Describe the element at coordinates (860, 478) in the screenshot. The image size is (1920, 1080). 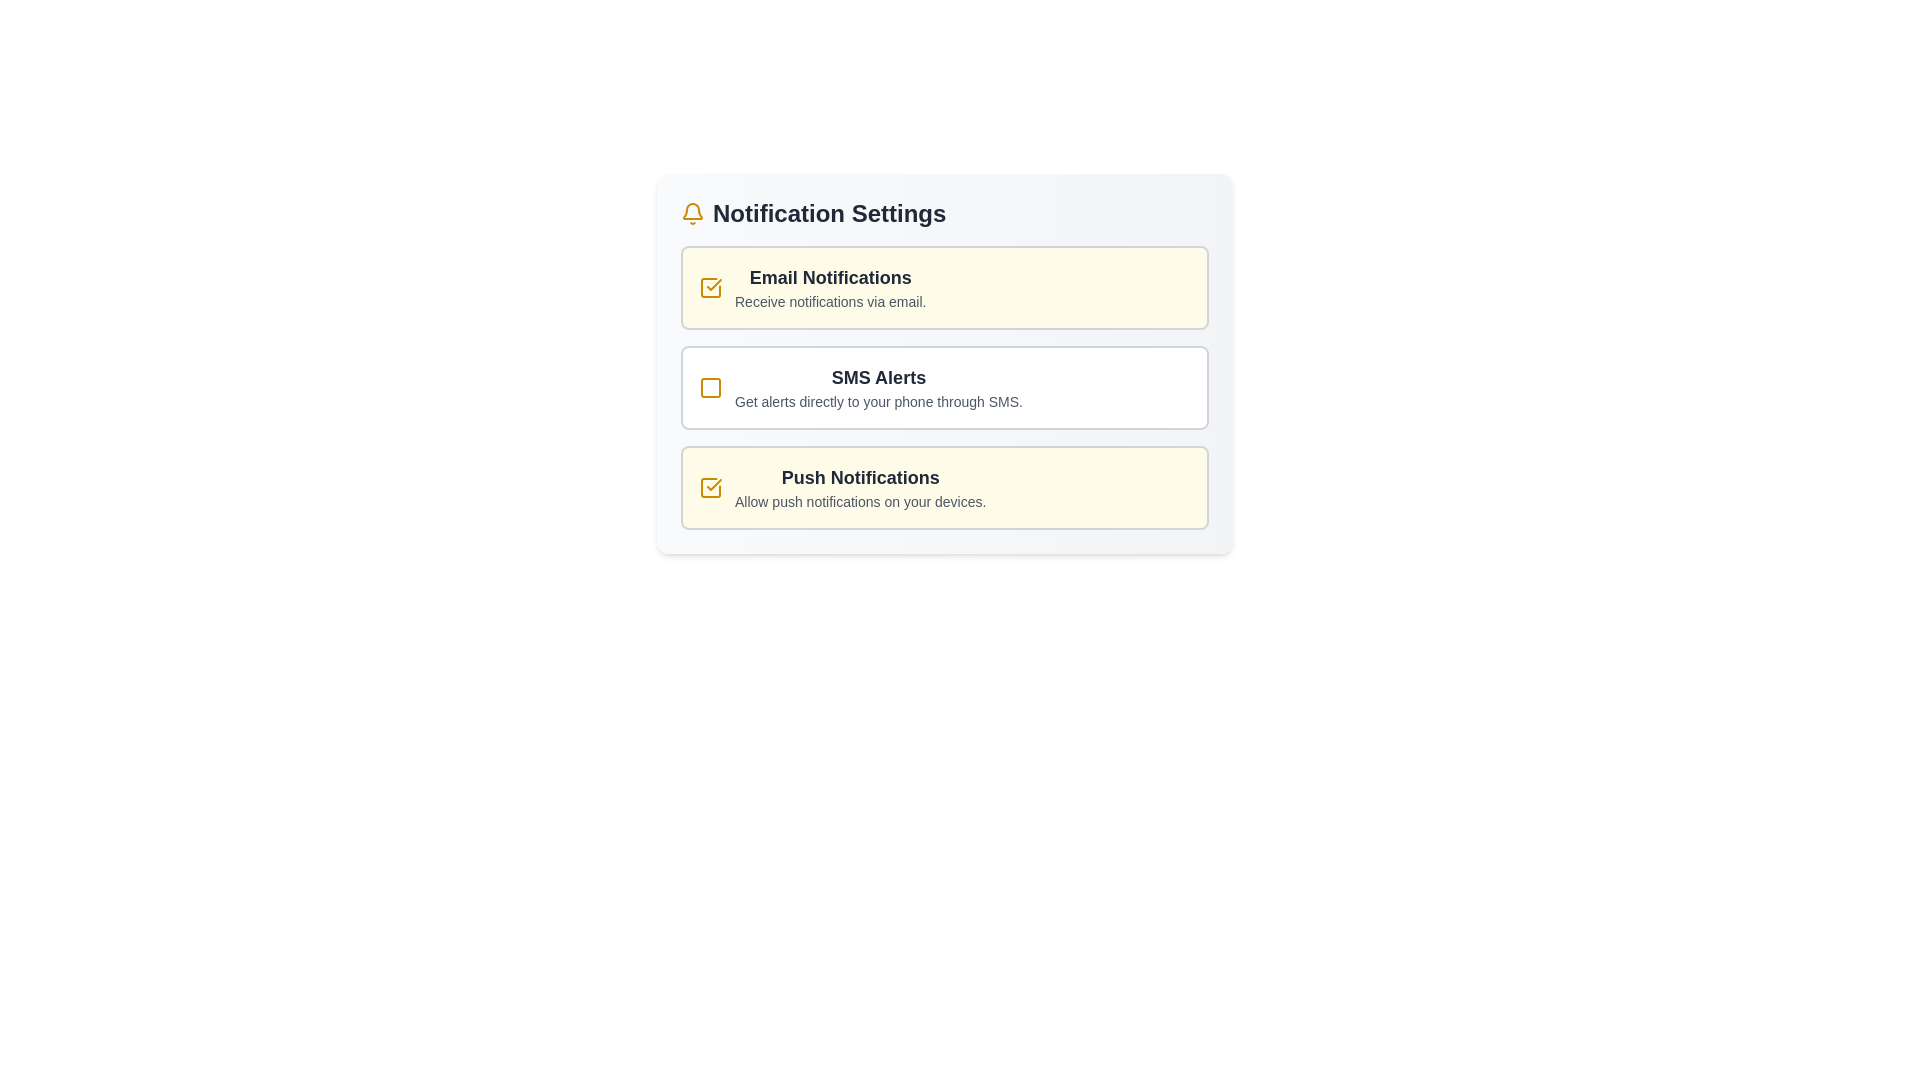
I see `the text label displaying 'Push Notifications' in bold dark gray within a light yellow section, located in the notification settings list` at that location.